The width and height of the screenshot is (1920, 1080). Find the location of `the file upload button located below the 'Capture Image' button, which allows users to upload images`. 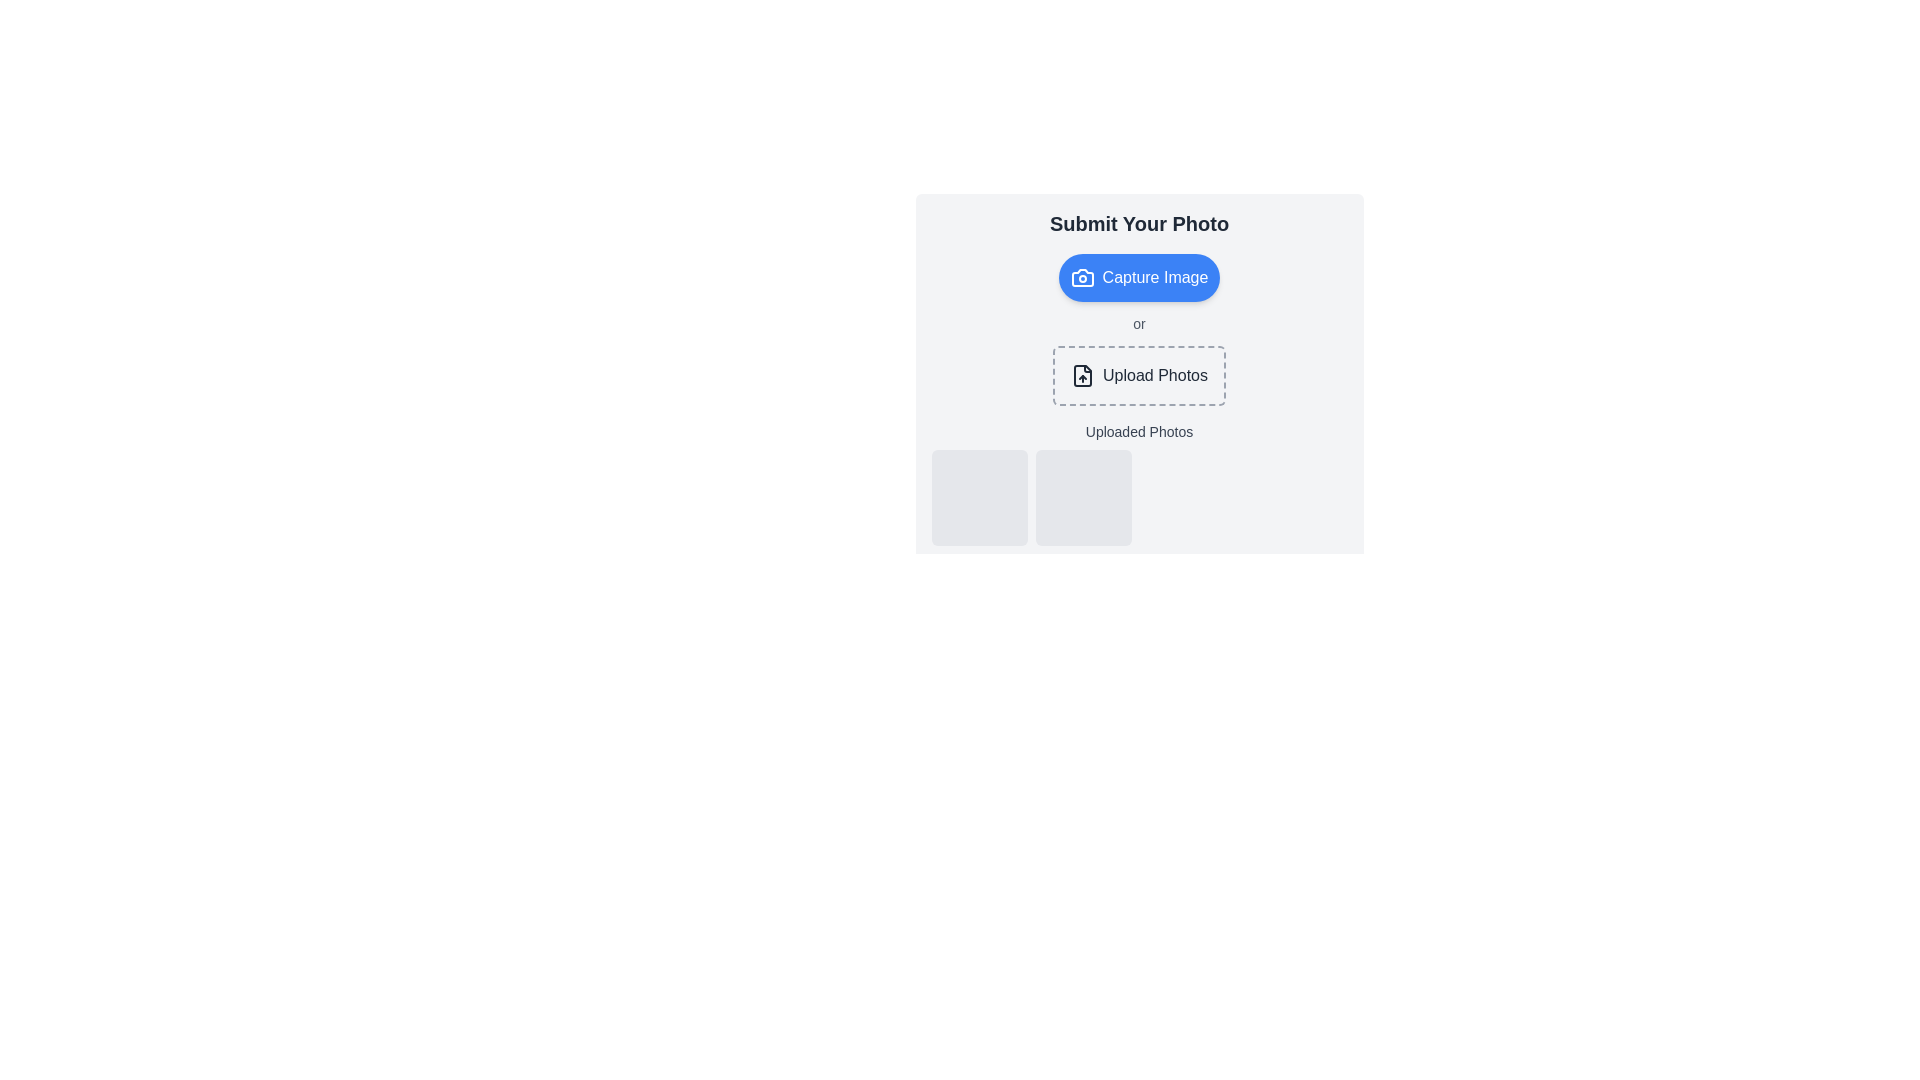

the file upload button located below the 'Capture Image' button, which allows users to upload images is located at coordinates (1139, 375).